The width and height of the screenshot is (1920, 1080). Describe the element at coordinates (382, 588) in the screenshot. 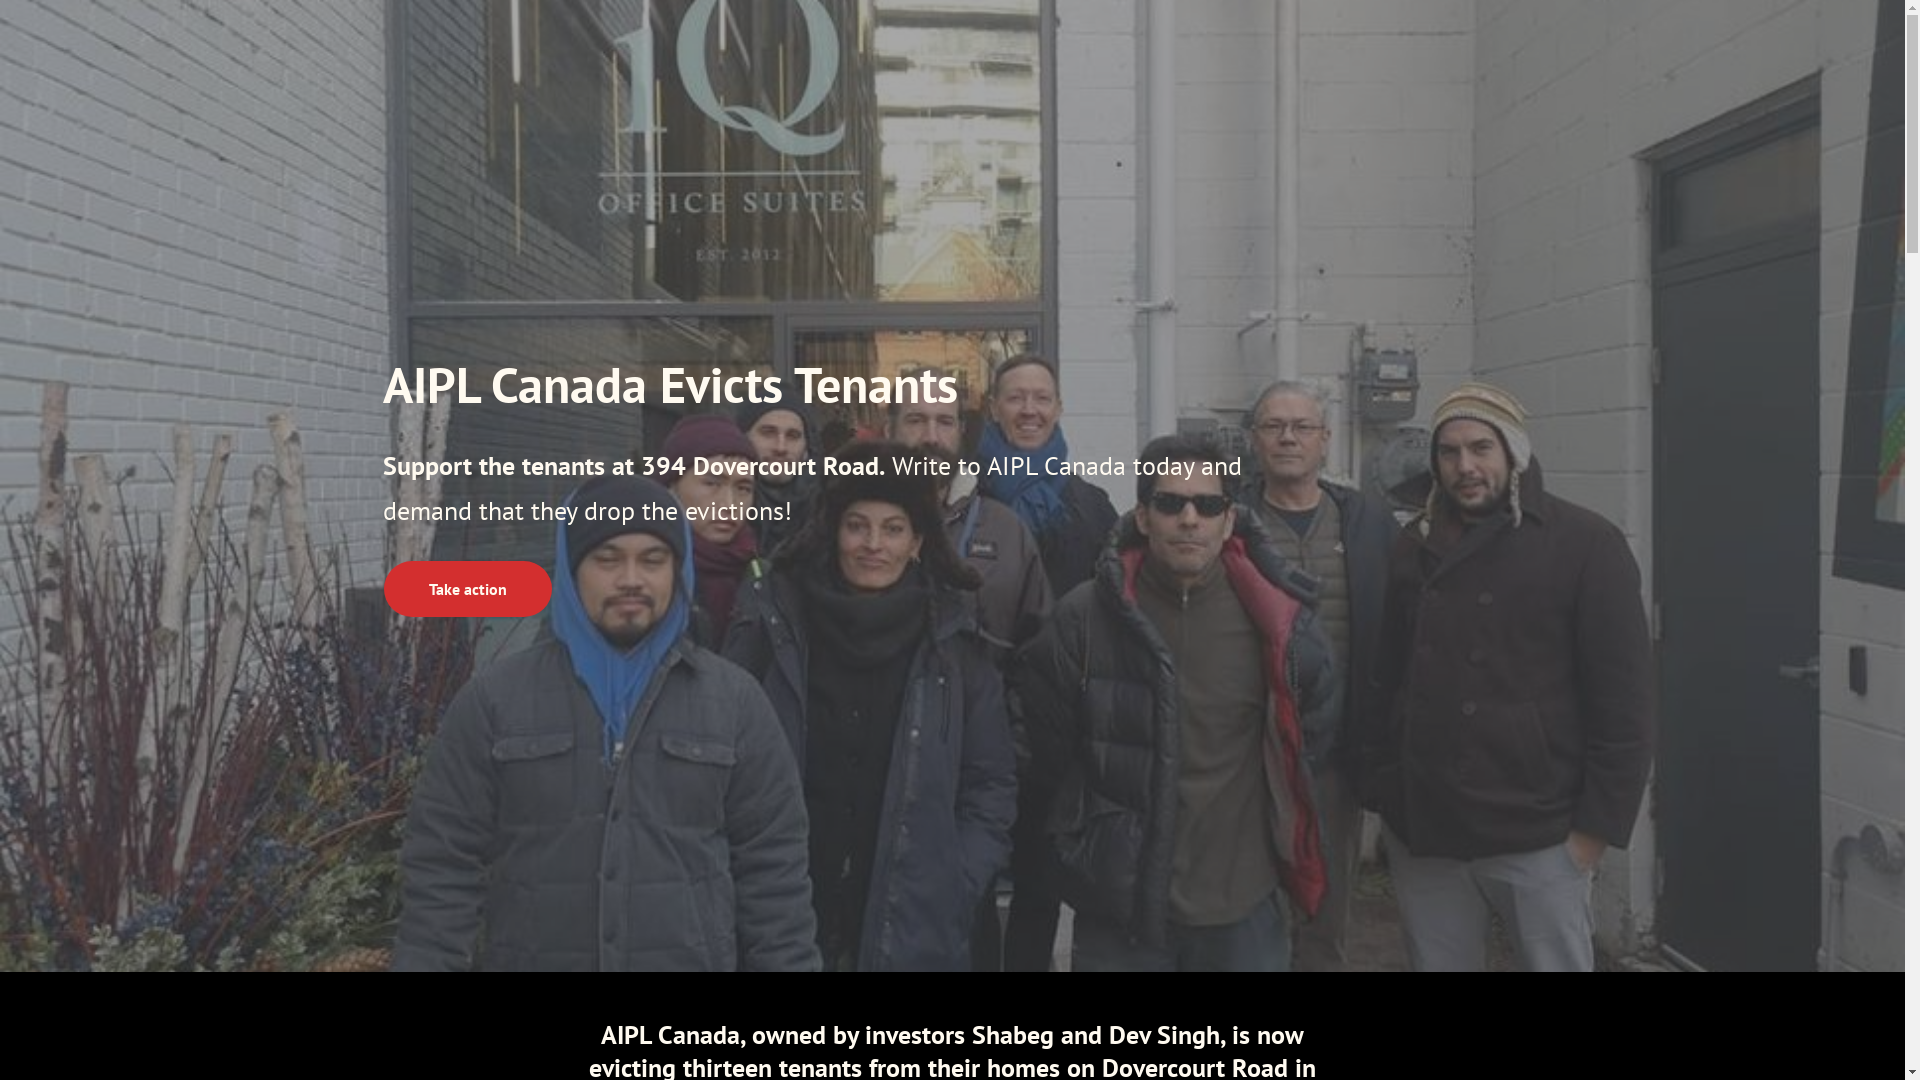

I see `'Take action'` at that location.